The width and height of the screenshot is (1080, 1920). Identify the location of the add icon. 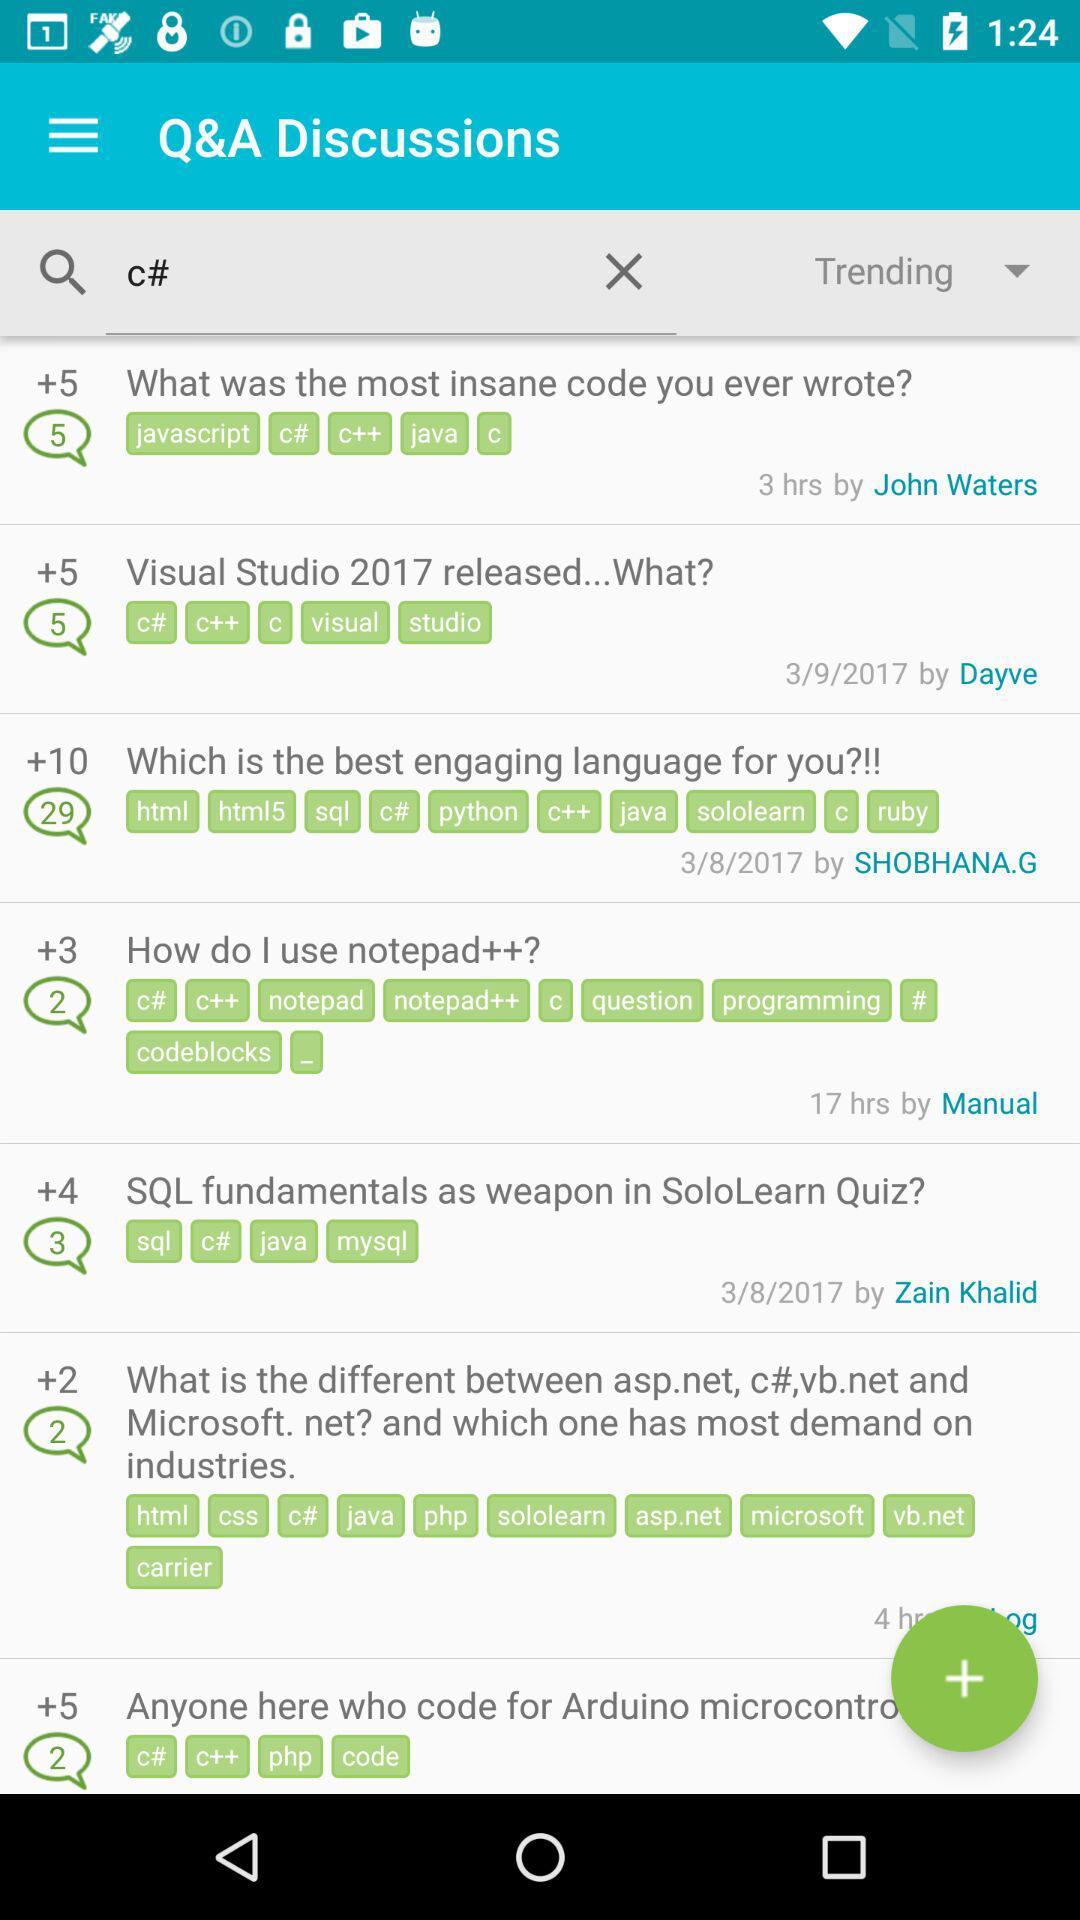
(963, 1678).